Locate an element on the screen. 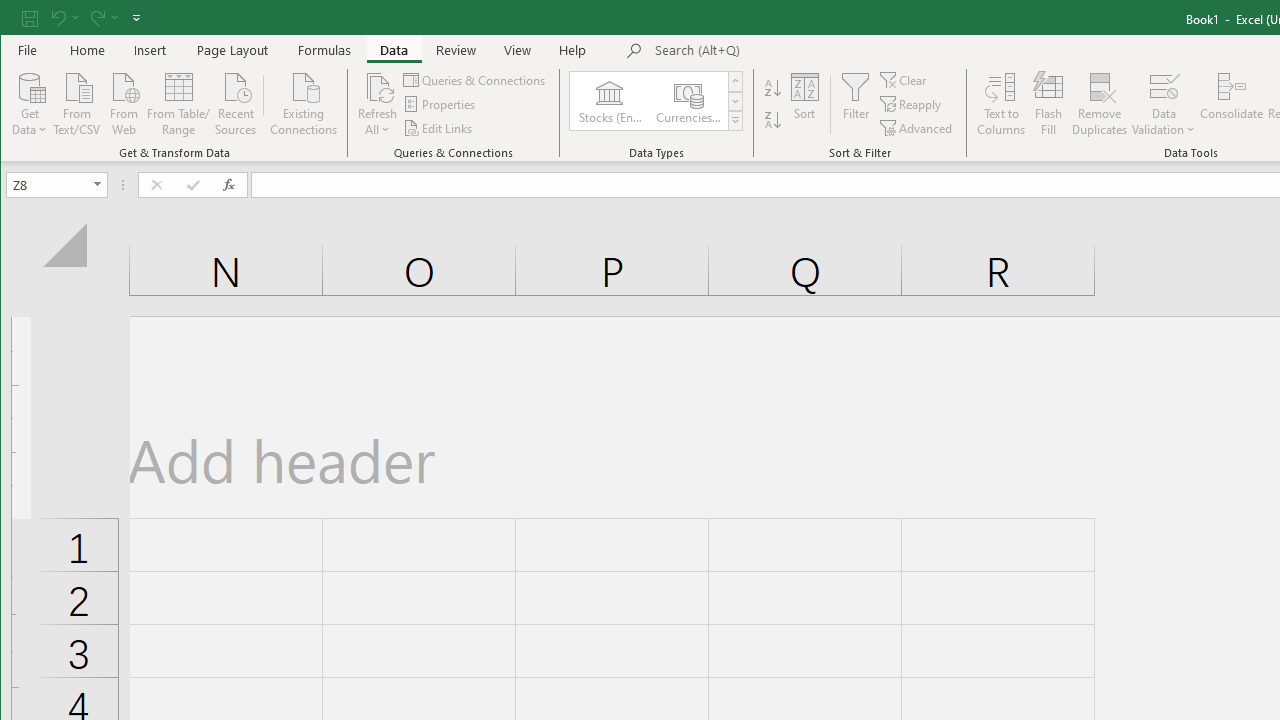  'Remove Duplicates' is located at coordinates (1099, 104).